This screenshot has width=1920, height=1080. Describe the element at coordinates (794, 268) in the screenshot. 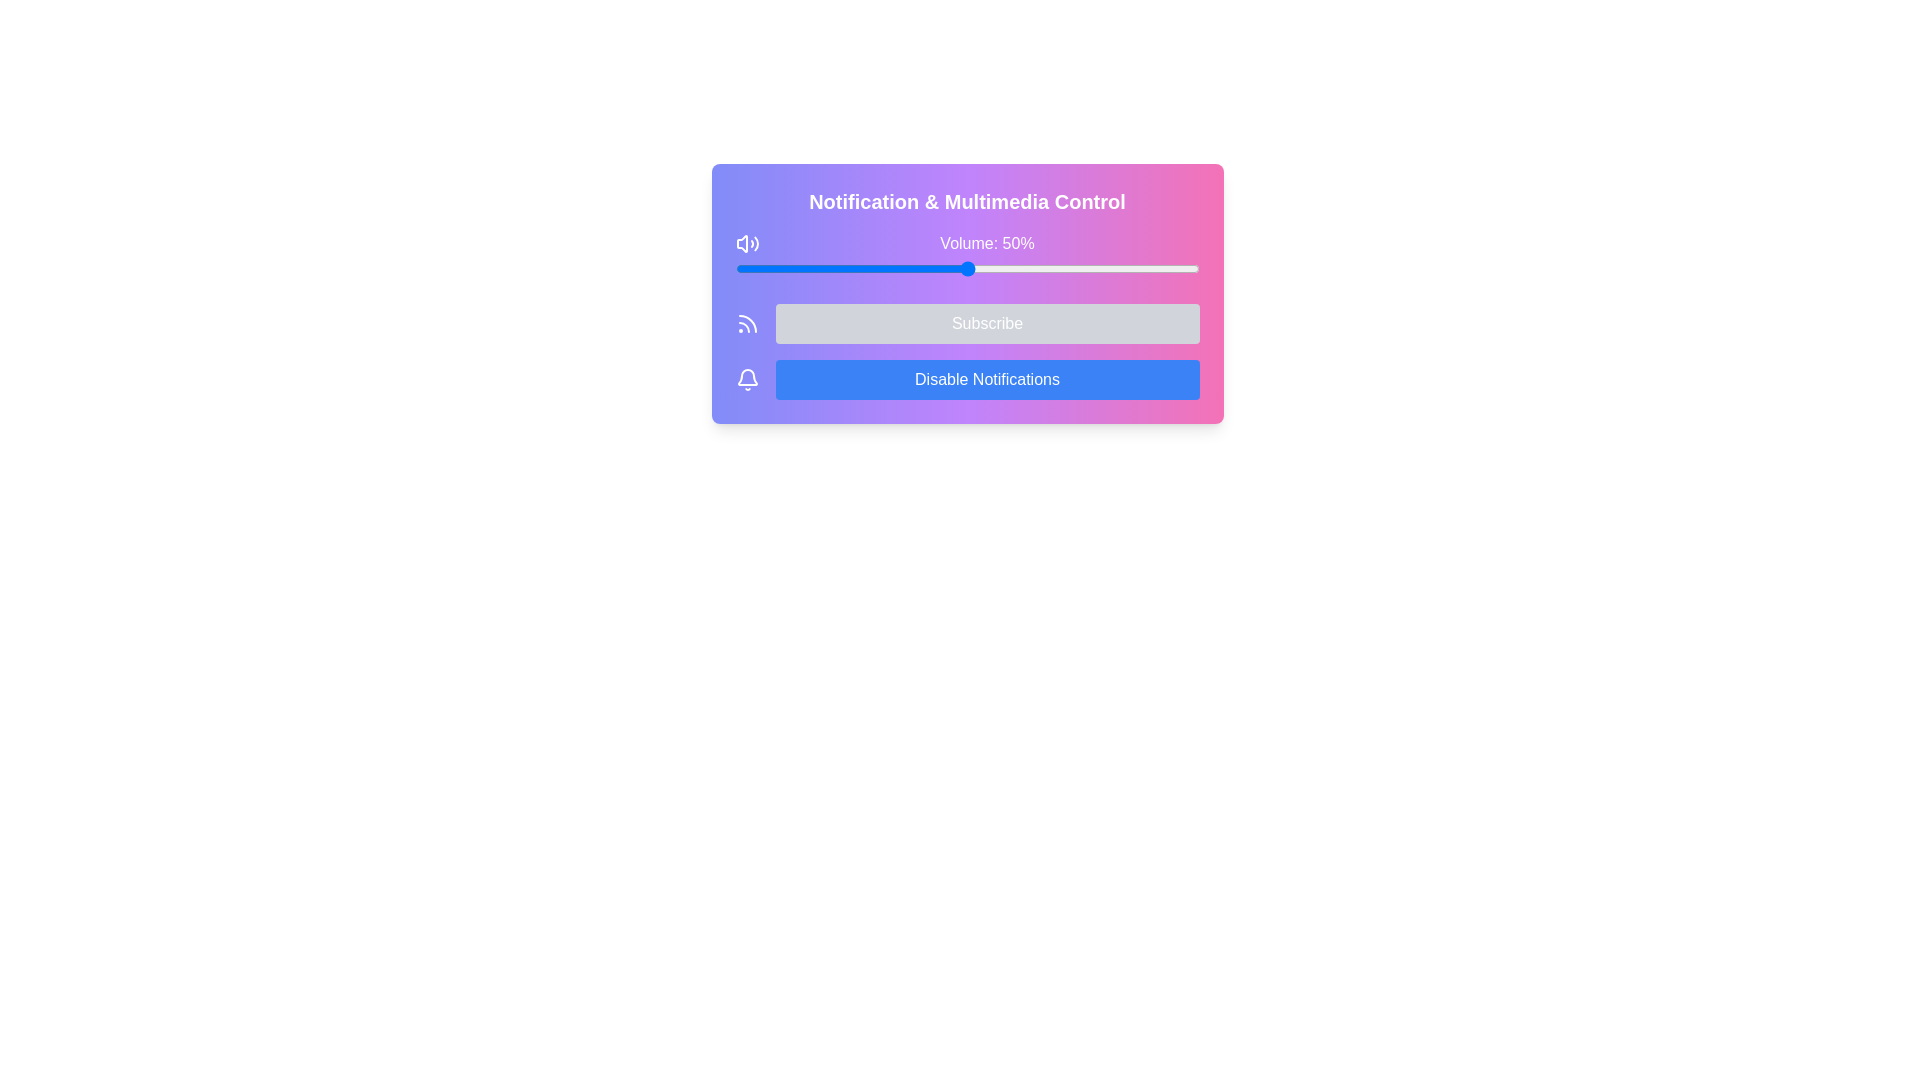

I see `the volume slider` at that location.